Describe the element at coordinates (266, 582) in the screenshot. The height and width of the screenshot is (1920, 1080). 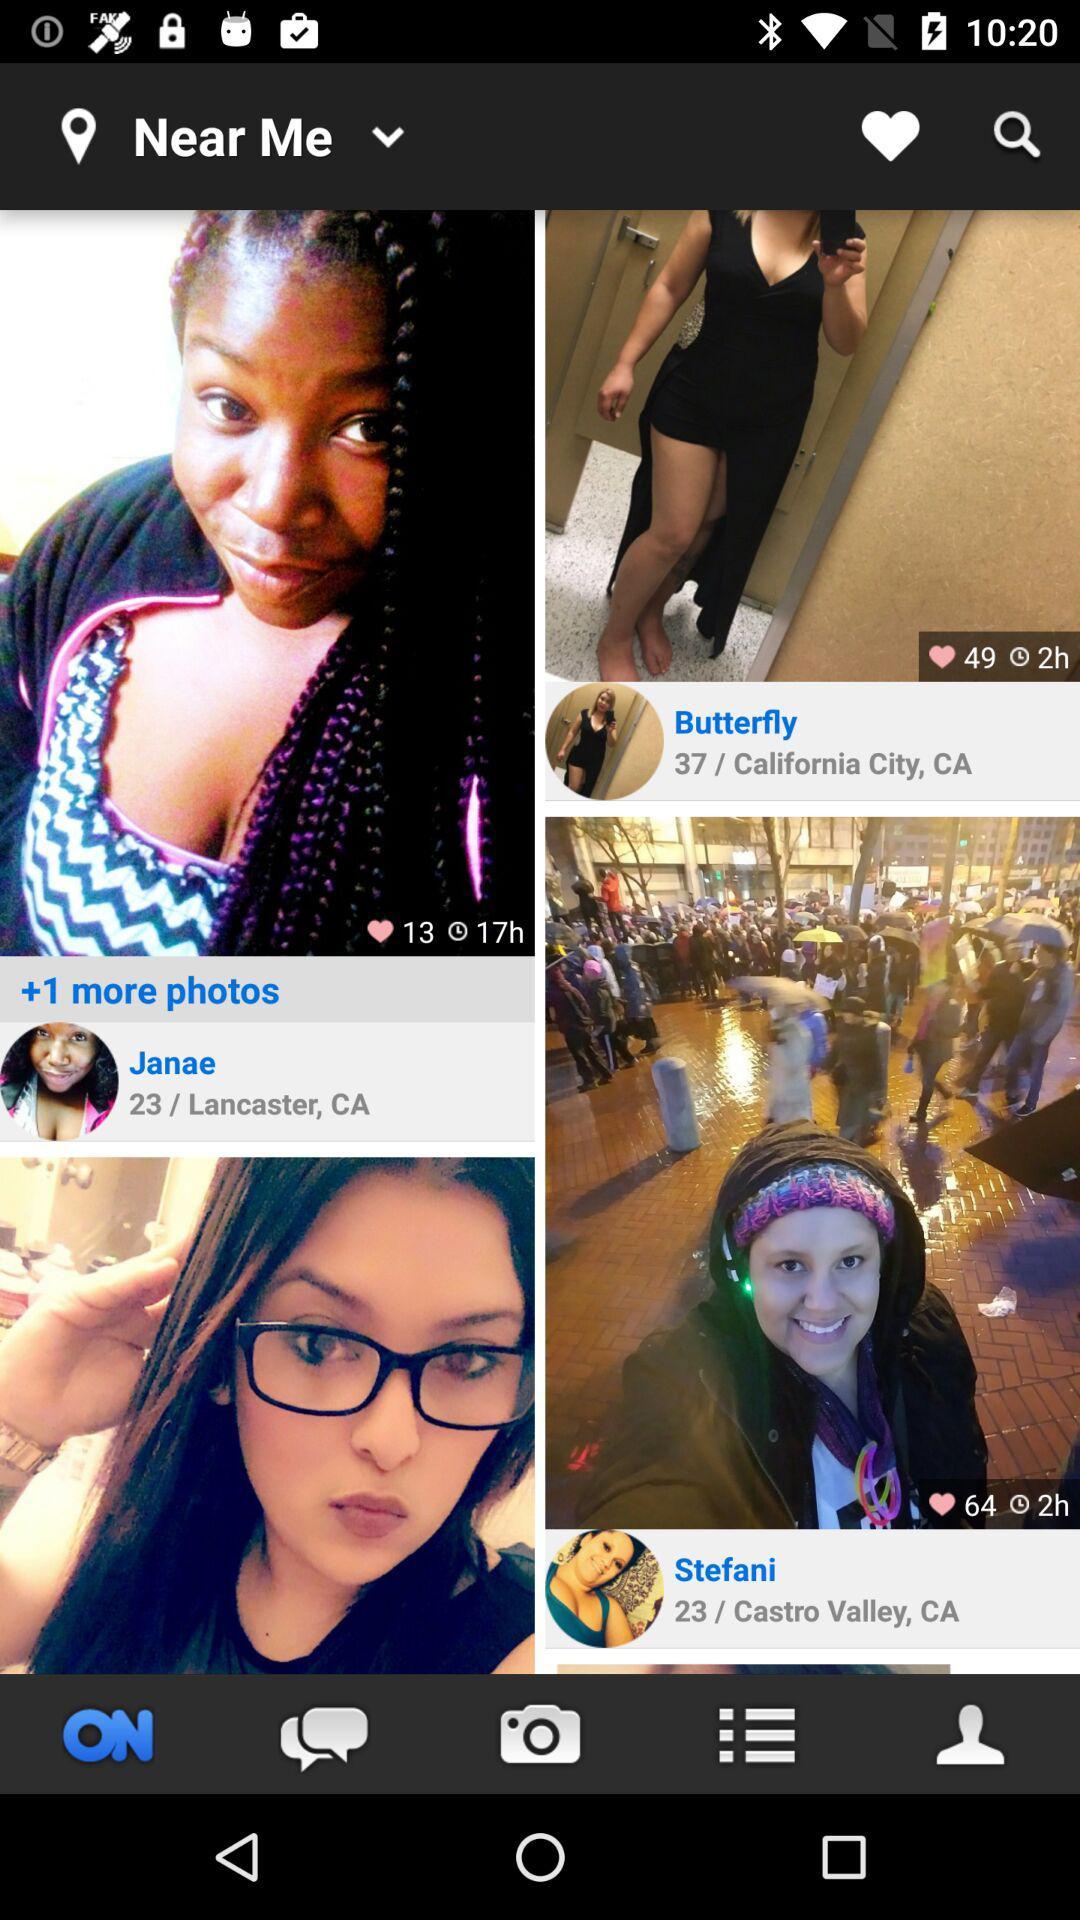
I see `picture` at that location.